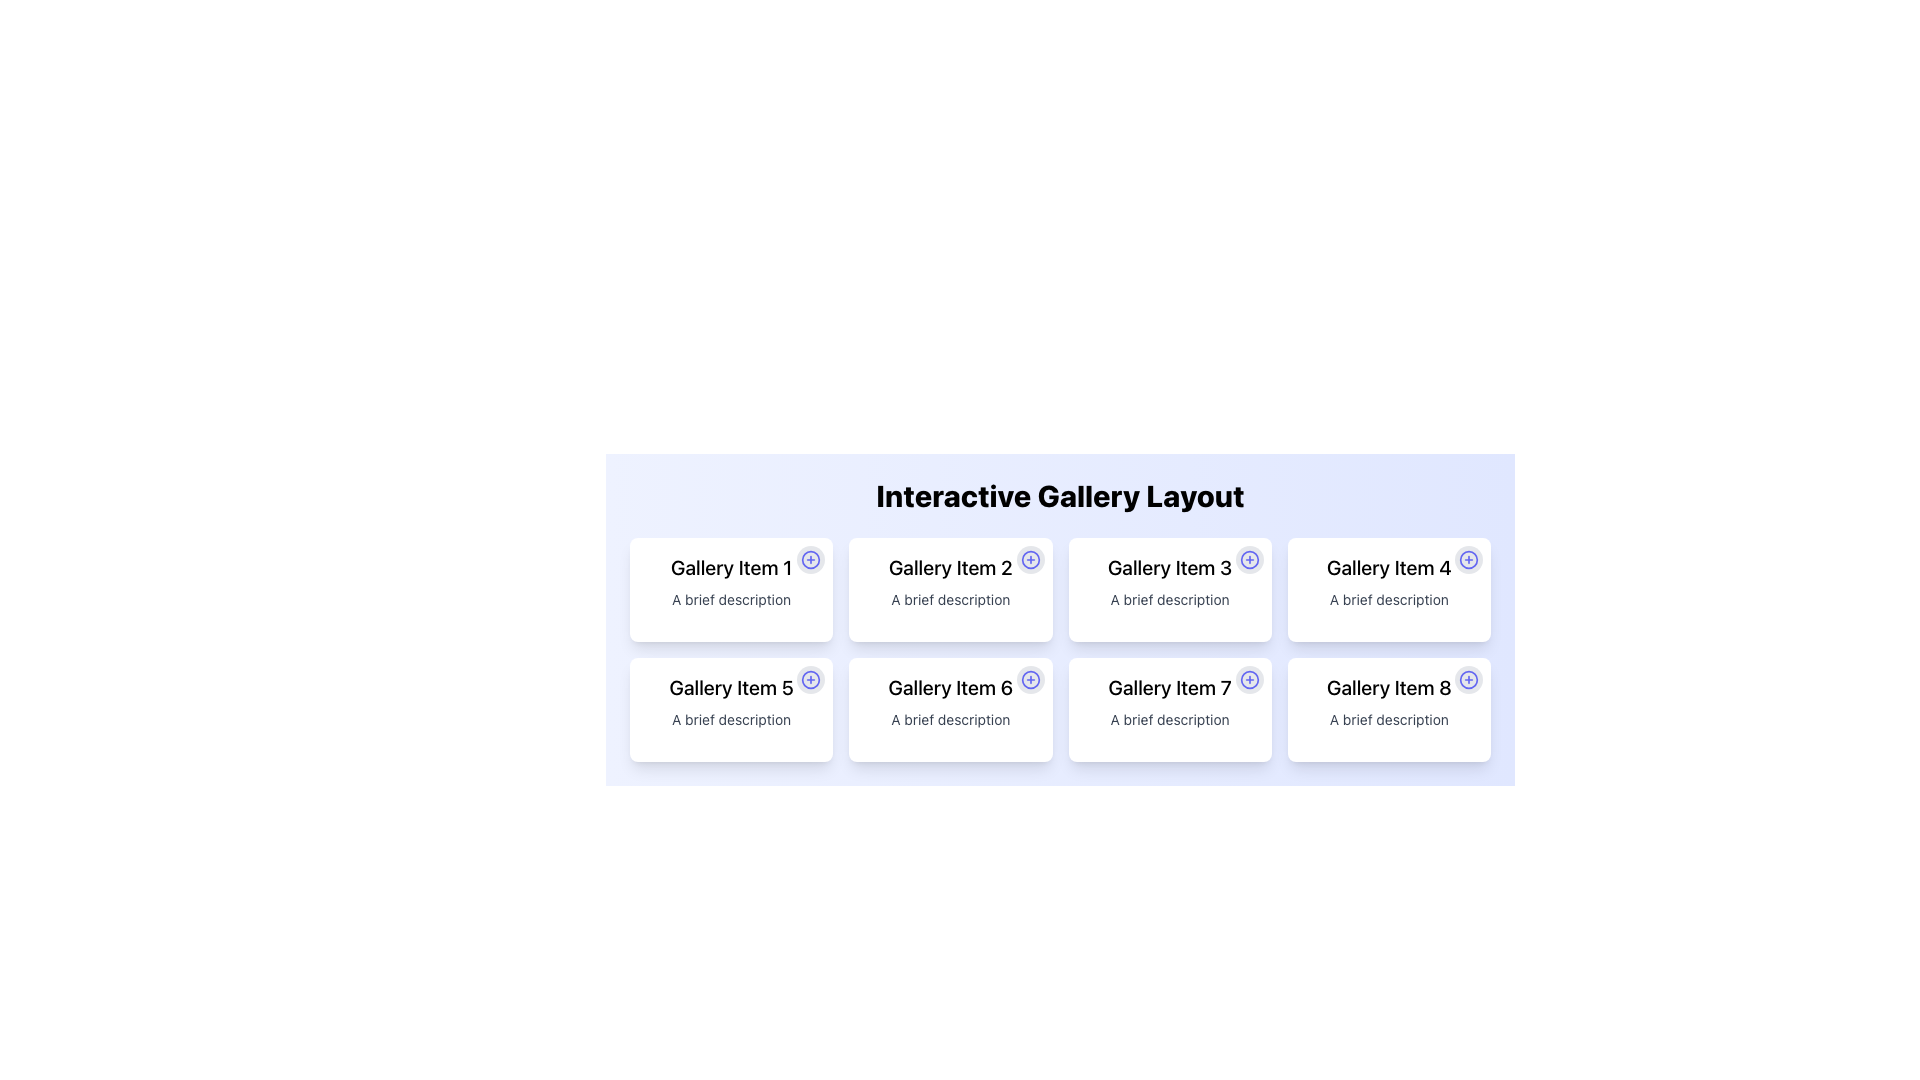 Image resolution: width=1920 pixels, height=1080 pixels. I want to click on the text displaying 'A brief description' located inside the card labeled 'Gallery Item 6' in the second row and third column of the grid layout, so click(949, 720).